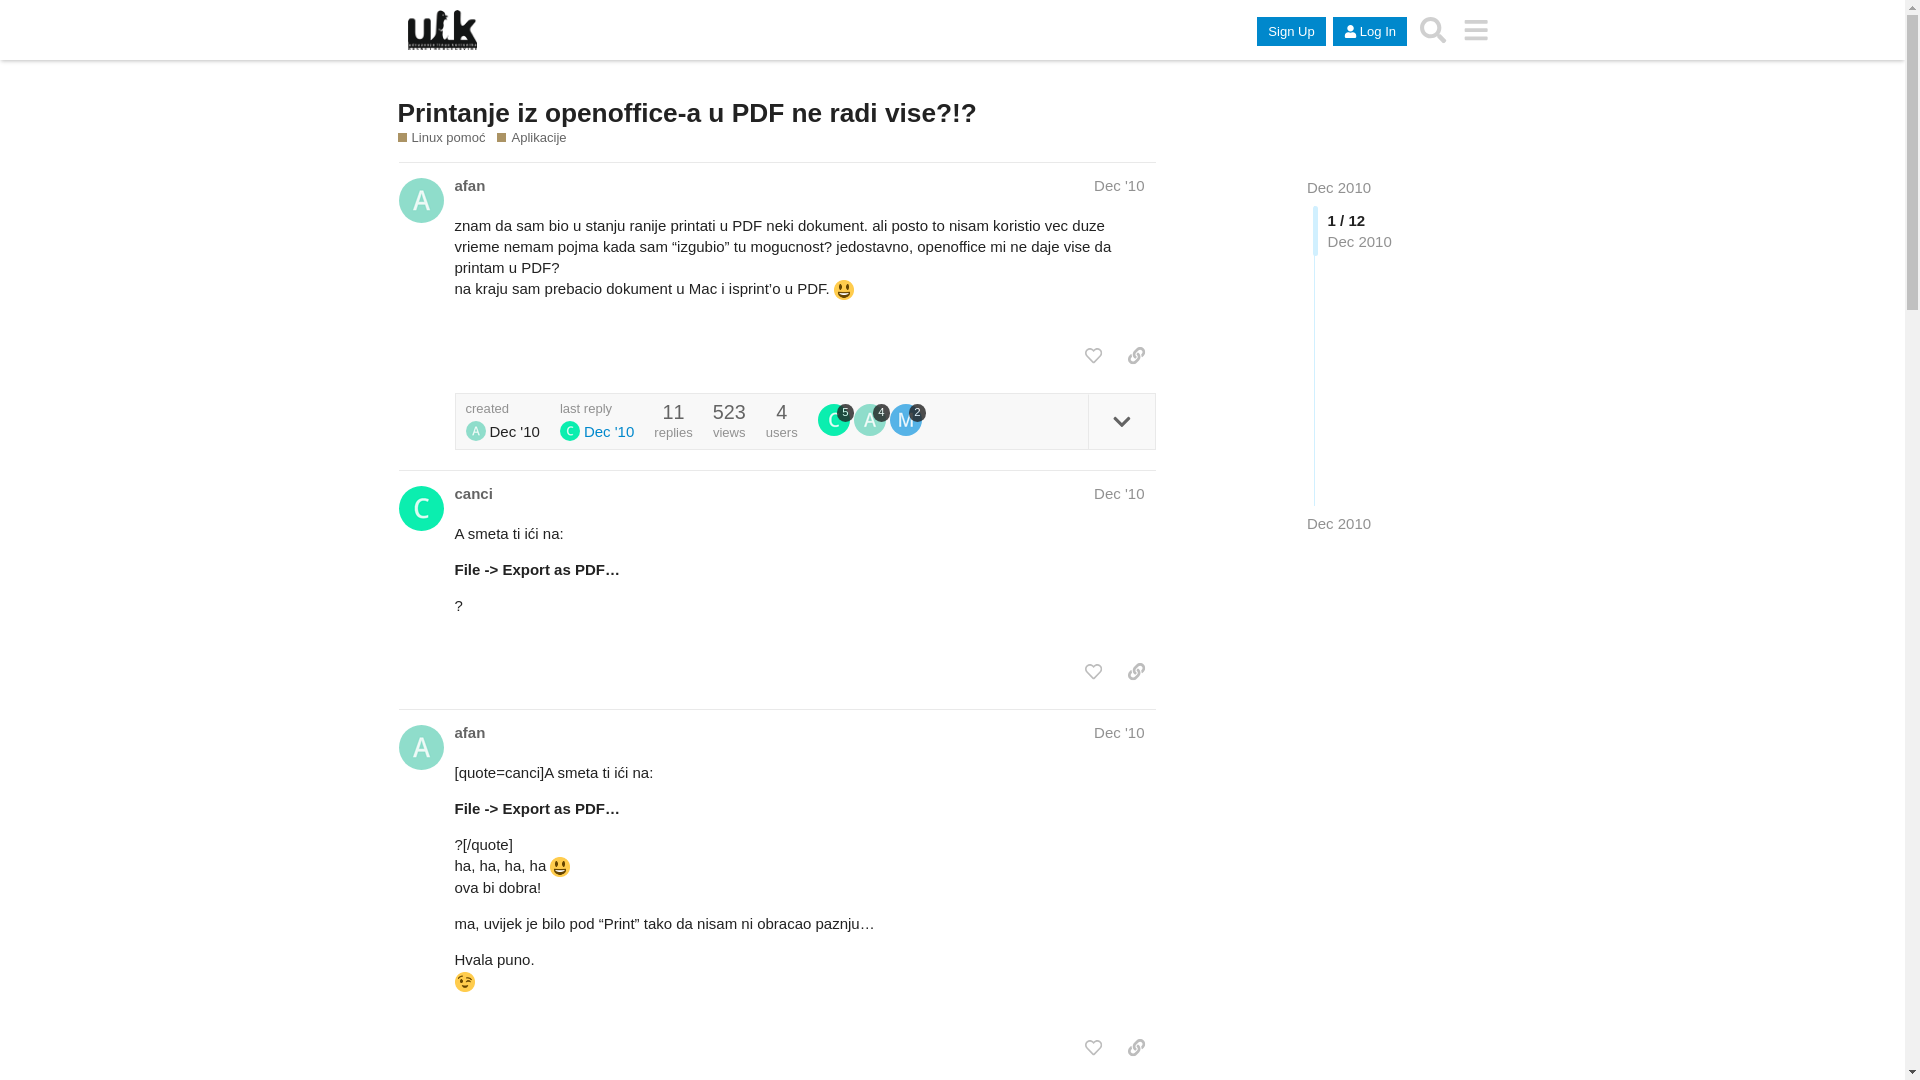 The width and height of the screenshot is (1920, 1080). What do you see at coordinates (1093, 185) in the screenshot?
I see `'Dec '10'` at bounding box center [1093, 185].